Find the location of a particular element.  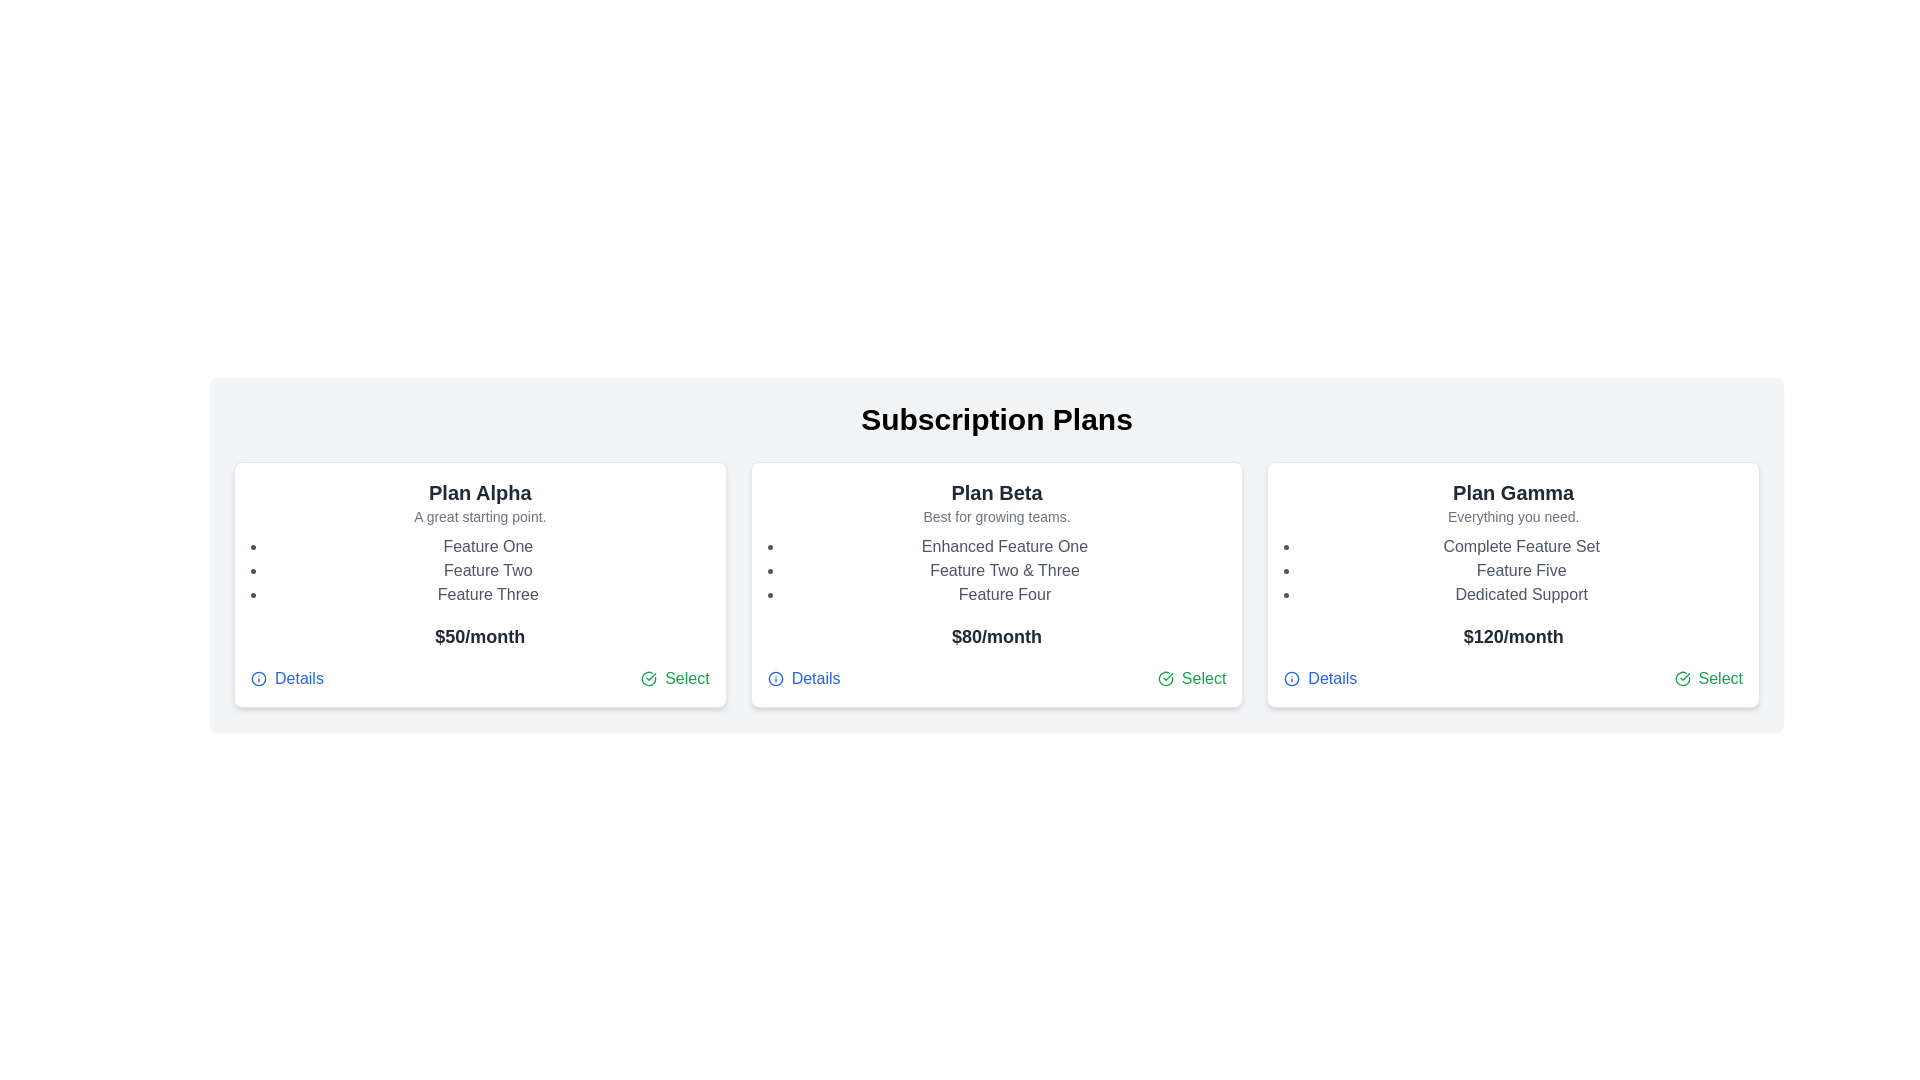

the informational icon with a blue tone that is positioned to the left of the text label 'Details' within the 'Plan Alpha' card for interaction is located at coordinates (258, 677).